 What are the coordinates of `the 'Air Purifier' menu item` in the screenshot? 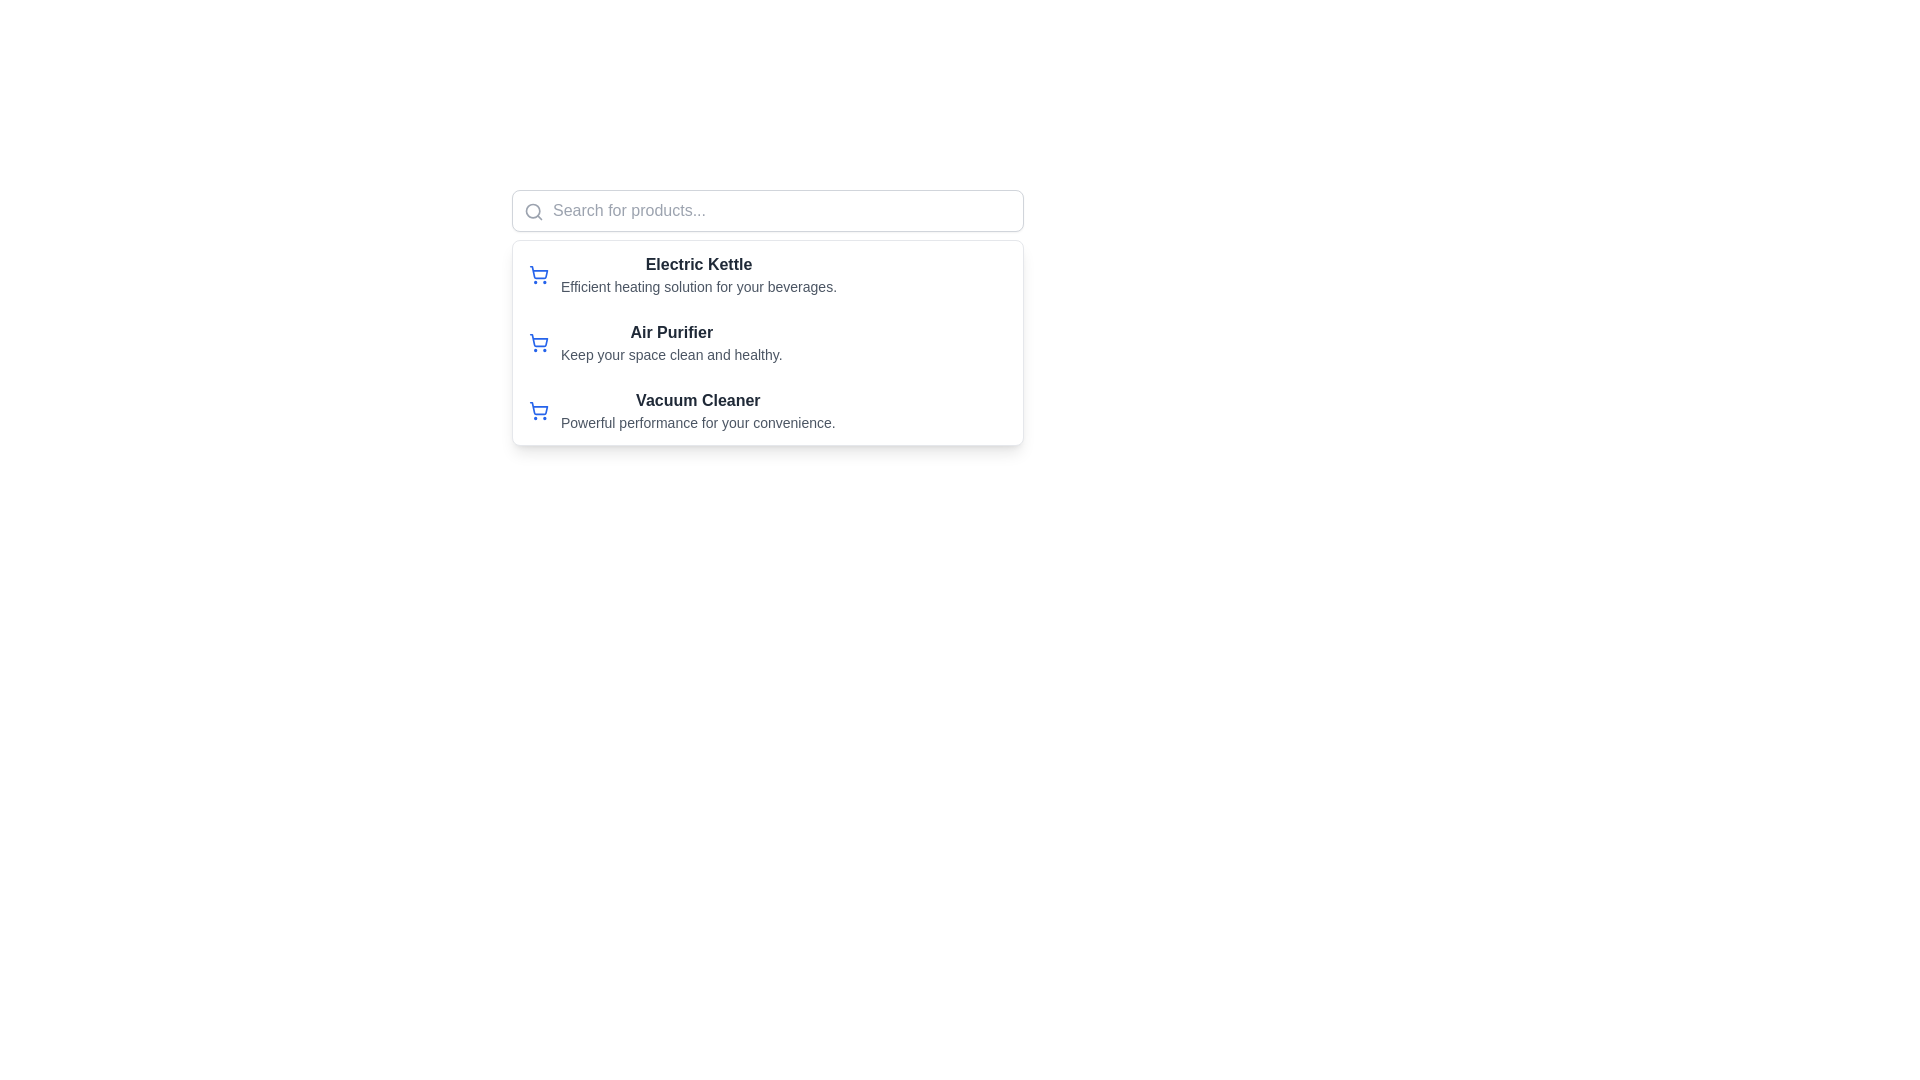 It's located at (767, 342).